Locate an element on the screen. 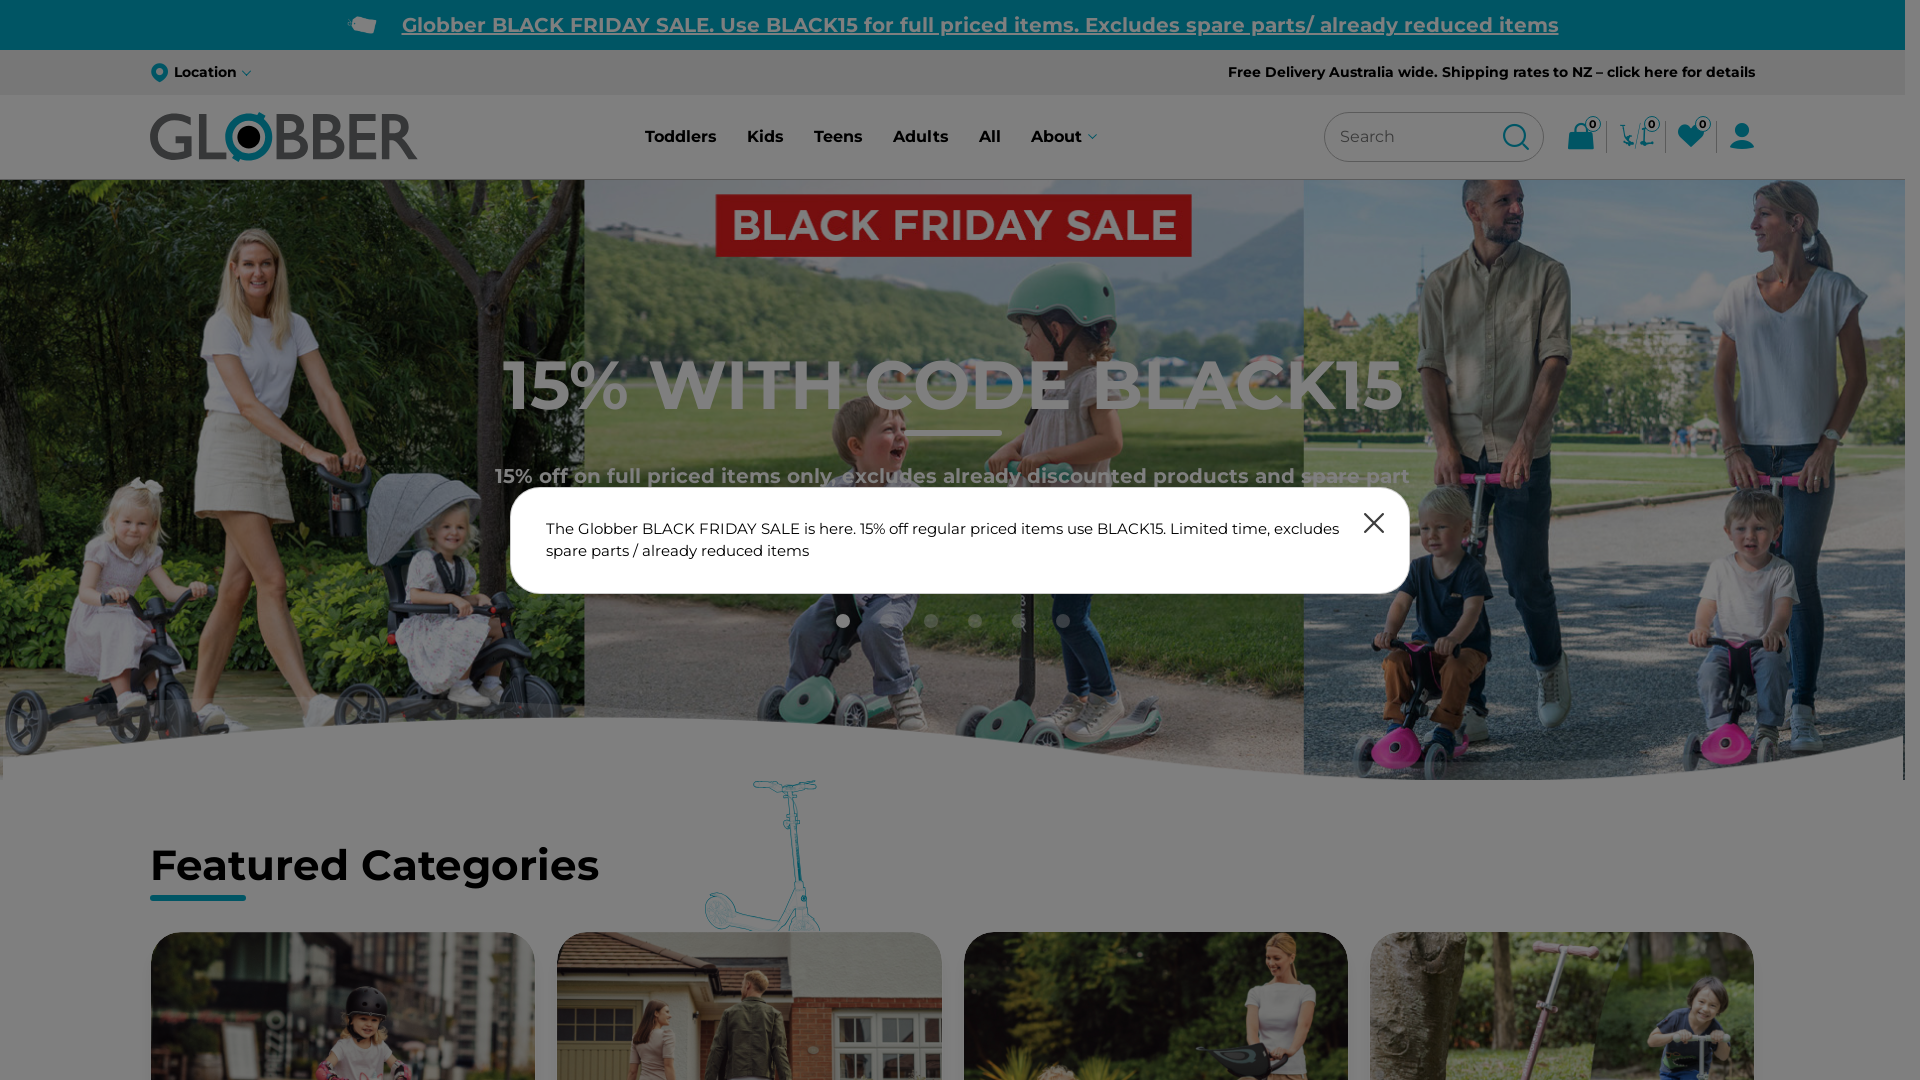  'About' is located at coordinates (1063, 136).